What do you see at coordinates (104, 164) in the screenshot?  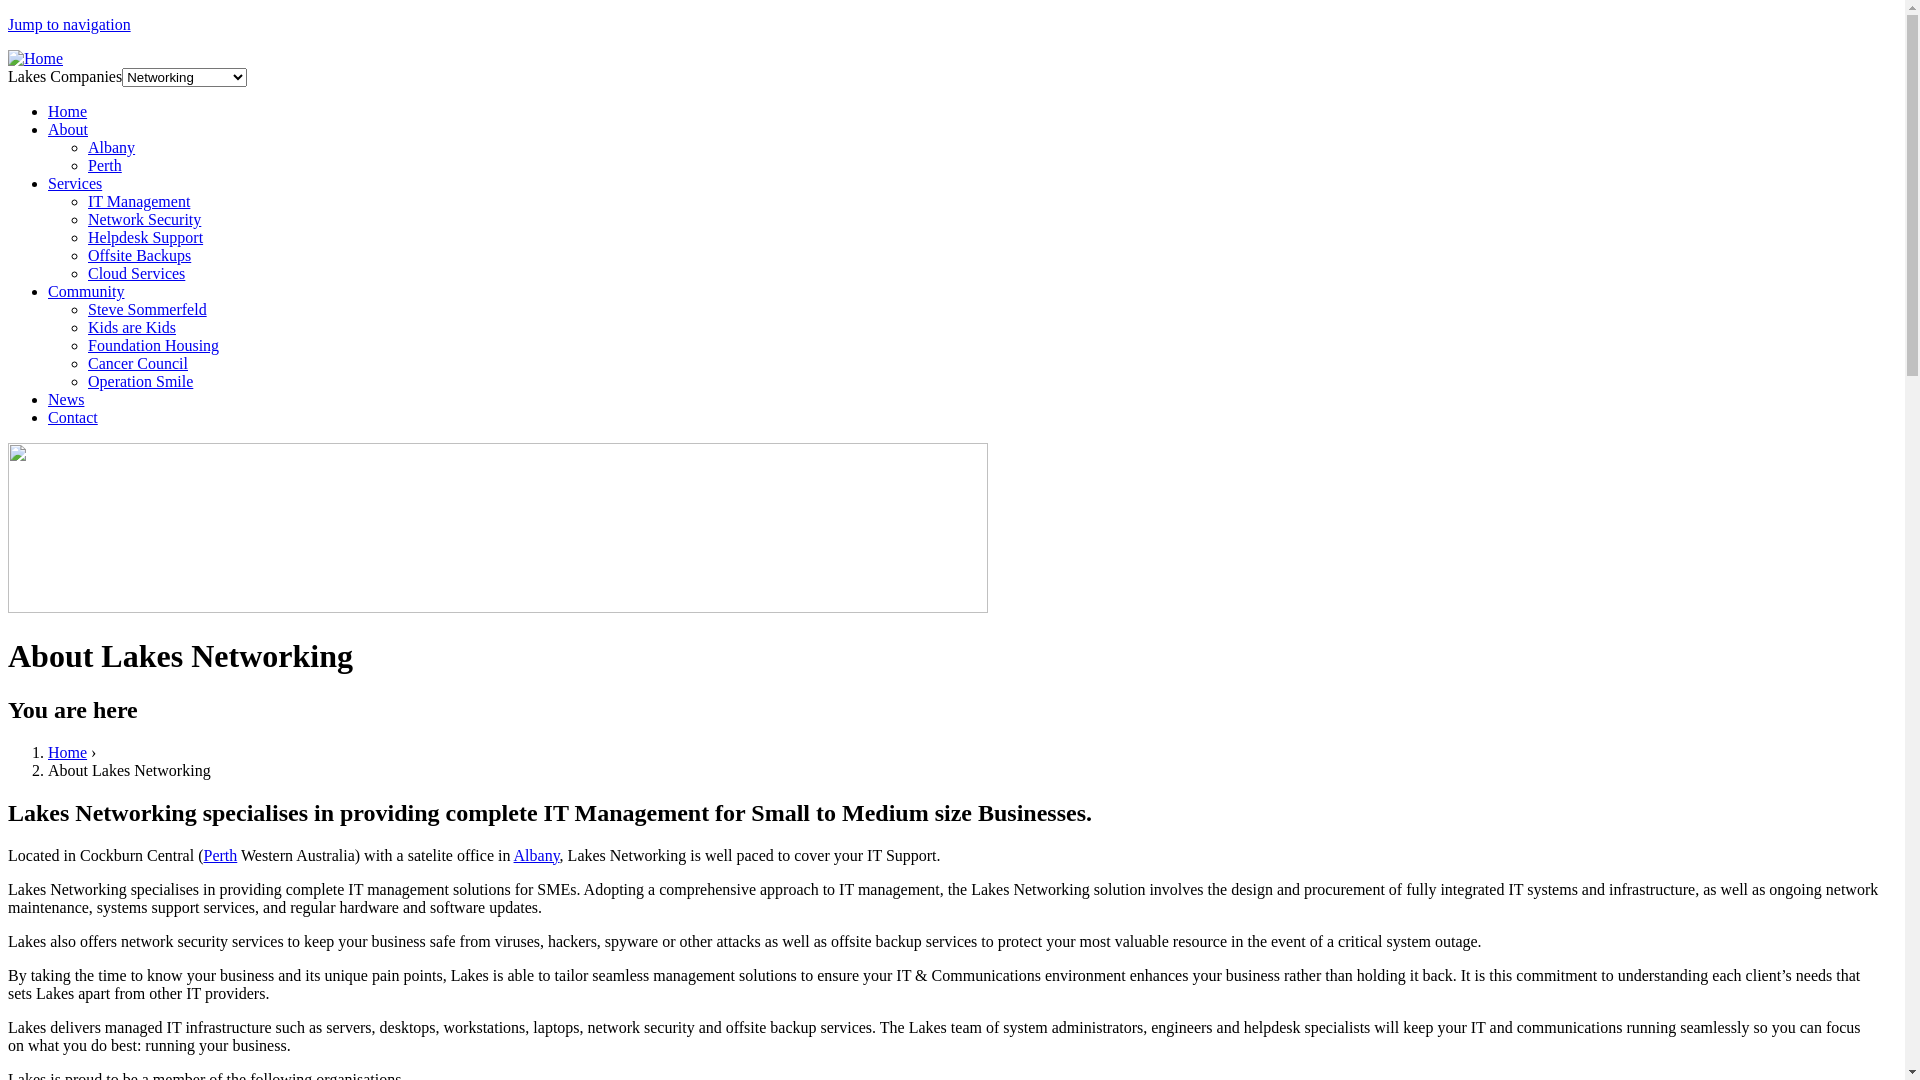 I see `'Perth'` at bounding box center [104, 164].